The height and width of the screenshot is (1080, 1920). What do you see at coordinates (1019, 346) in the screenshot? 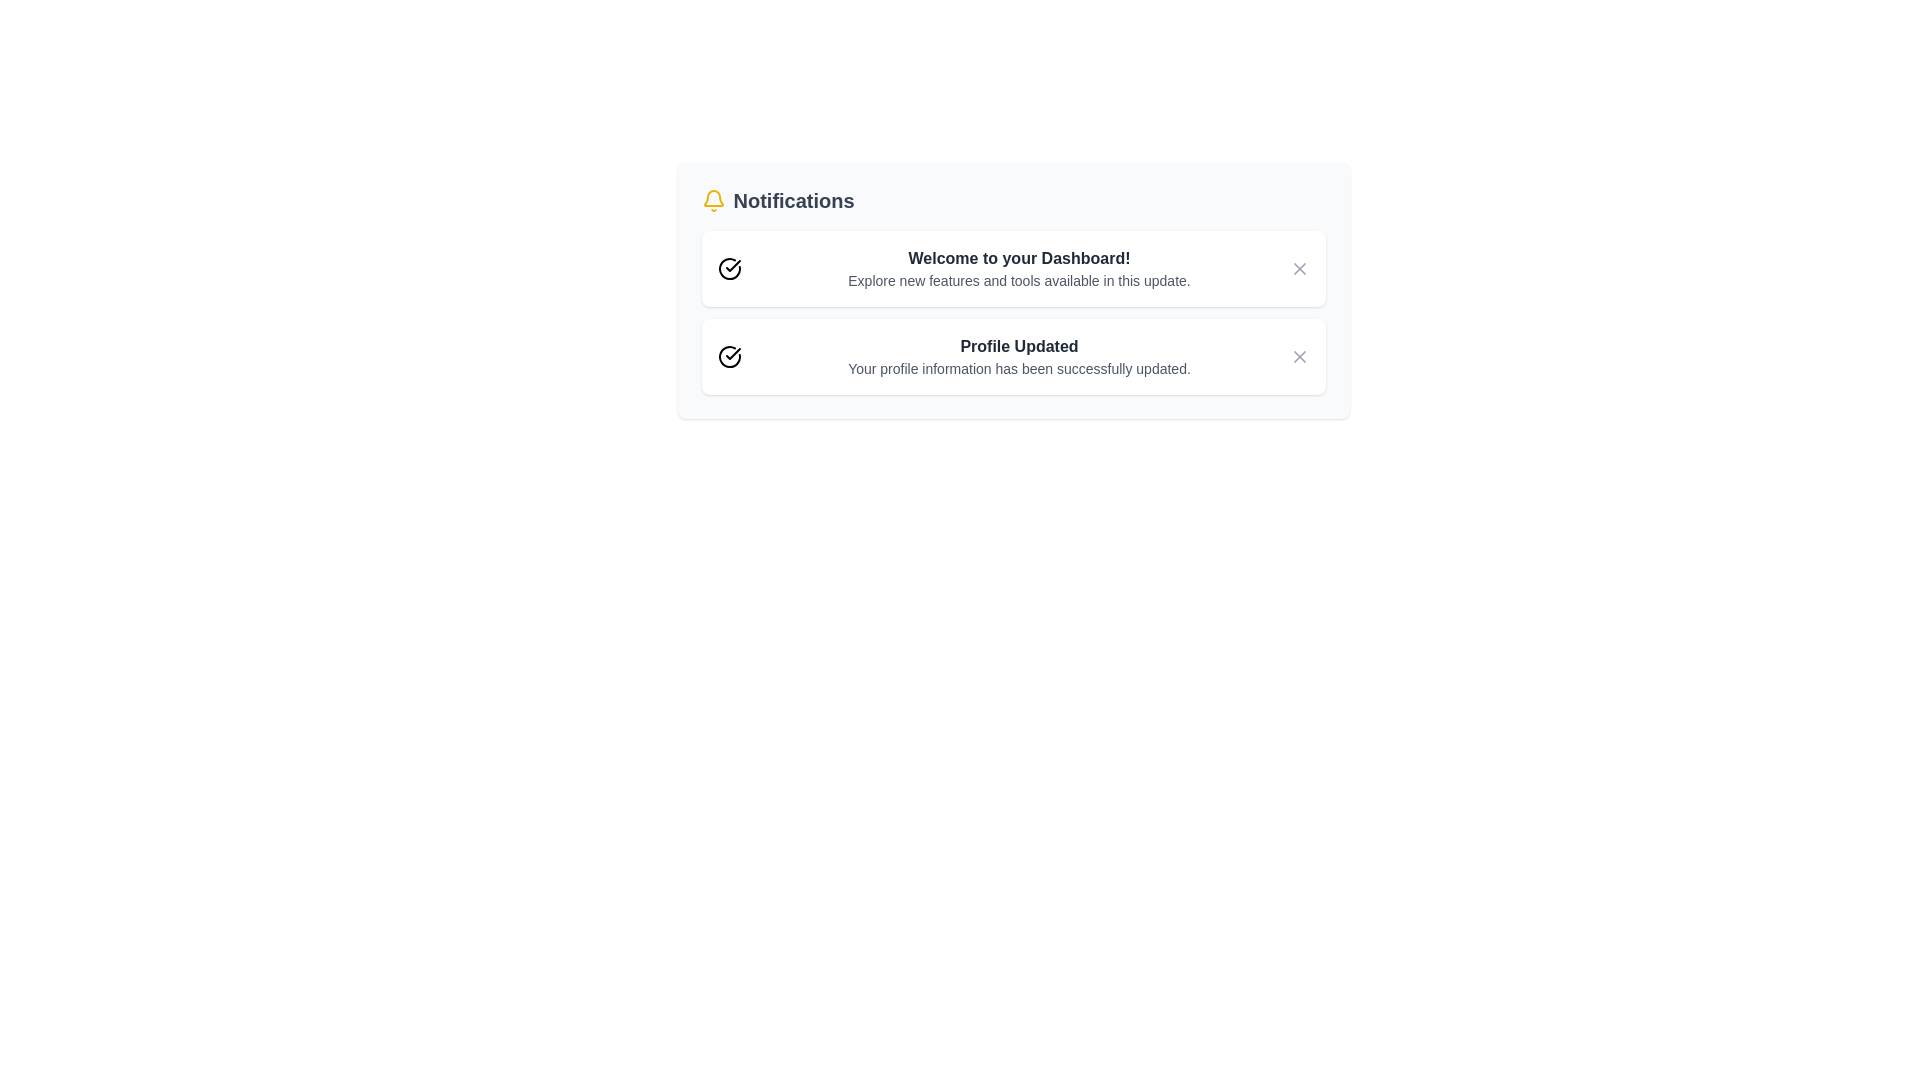
I see `the title of a notification: Profile Updated` at bounding box center [1019, 346].